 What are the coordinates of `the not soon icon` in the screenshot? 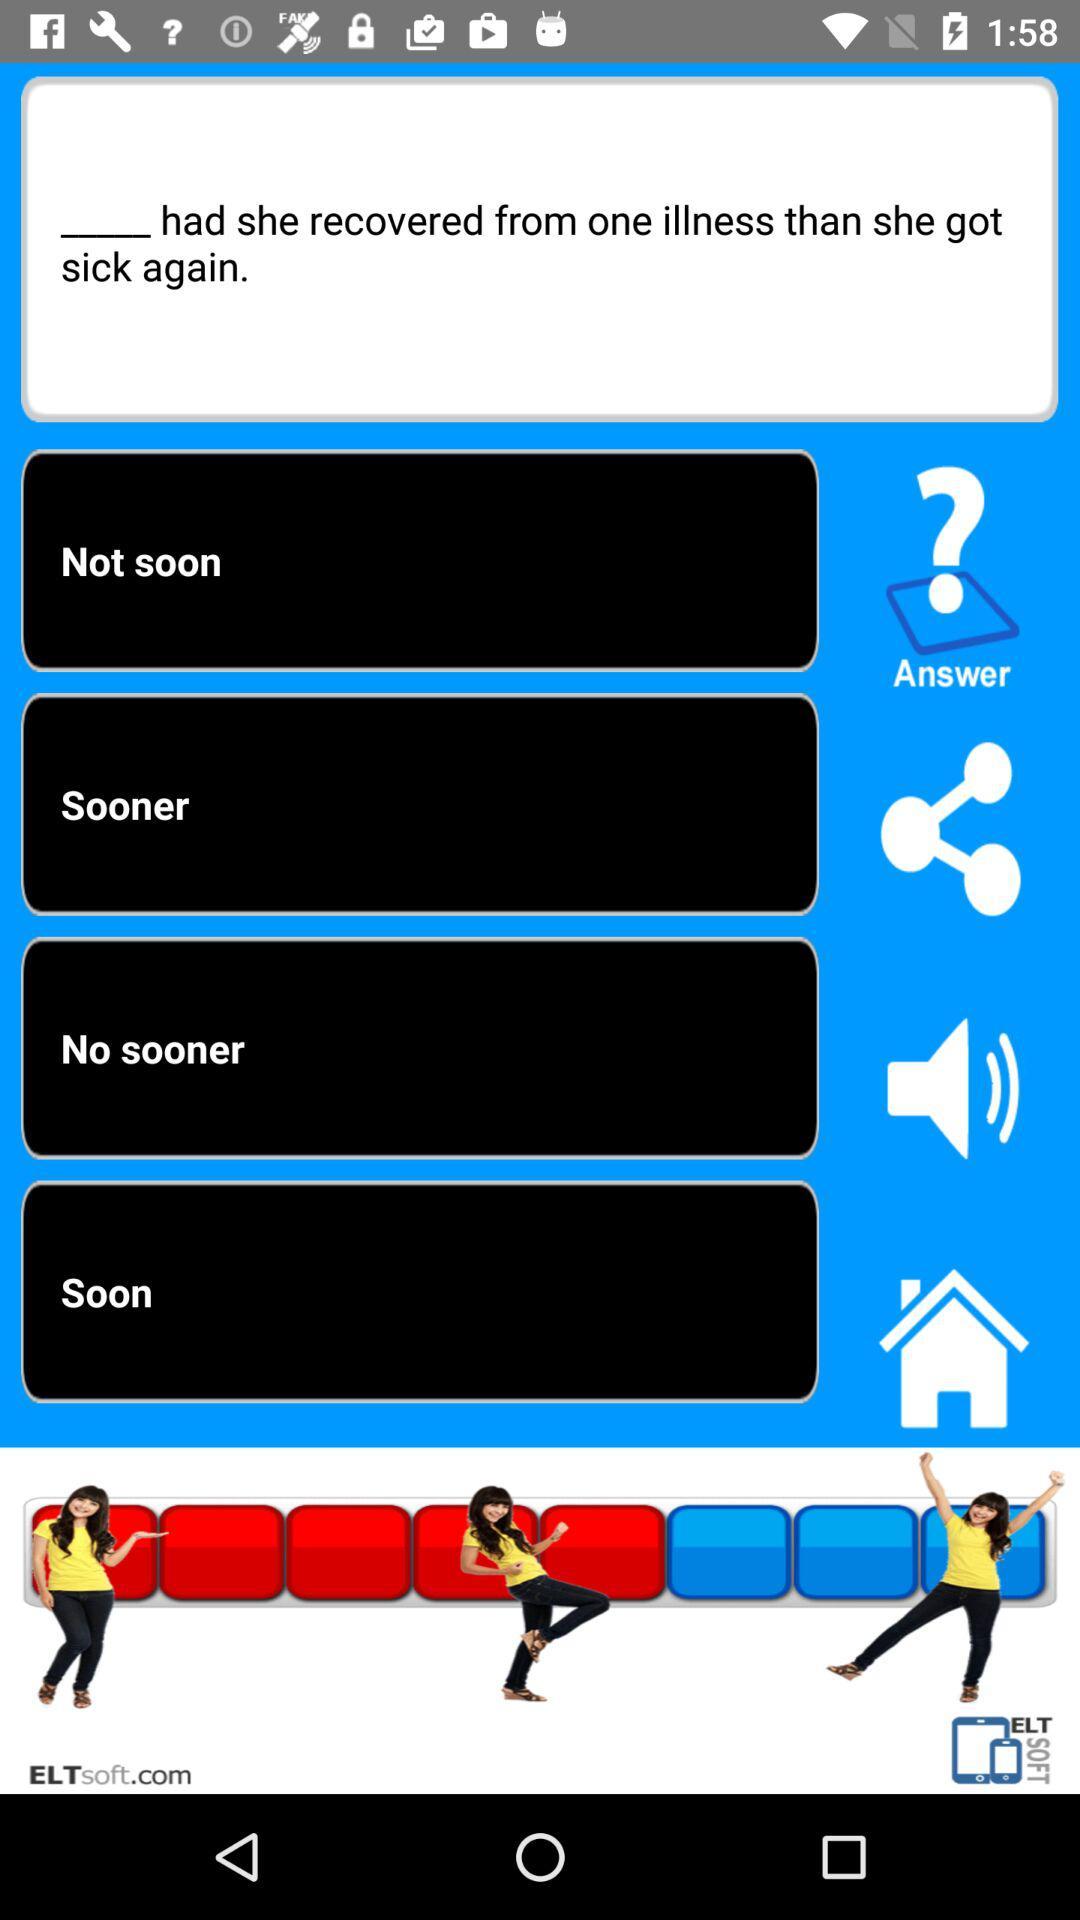 It's located at (419, 560).